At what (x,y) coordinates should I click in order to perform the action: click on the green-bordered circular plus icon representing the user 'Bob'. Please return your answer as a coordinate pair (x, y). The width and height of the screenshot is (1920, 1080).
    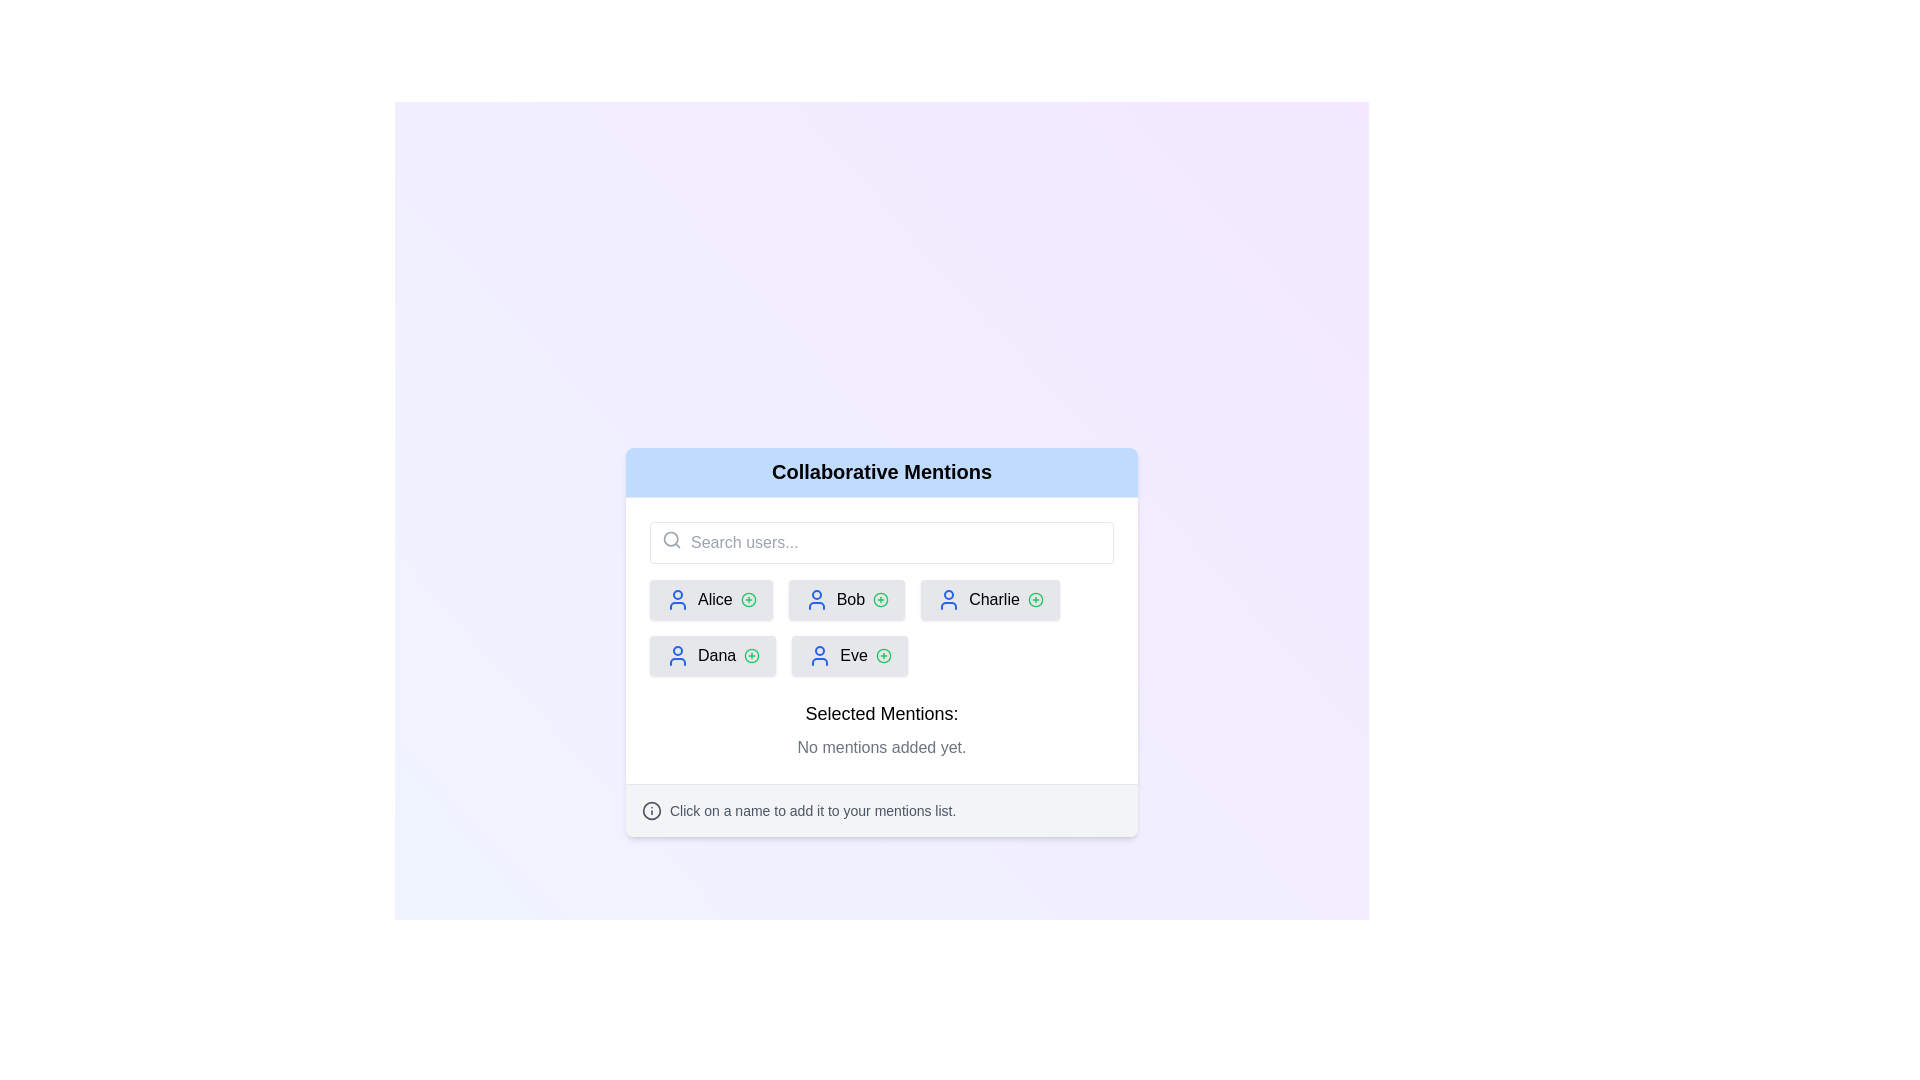
    Looking at the image, I should click on (880, 598).